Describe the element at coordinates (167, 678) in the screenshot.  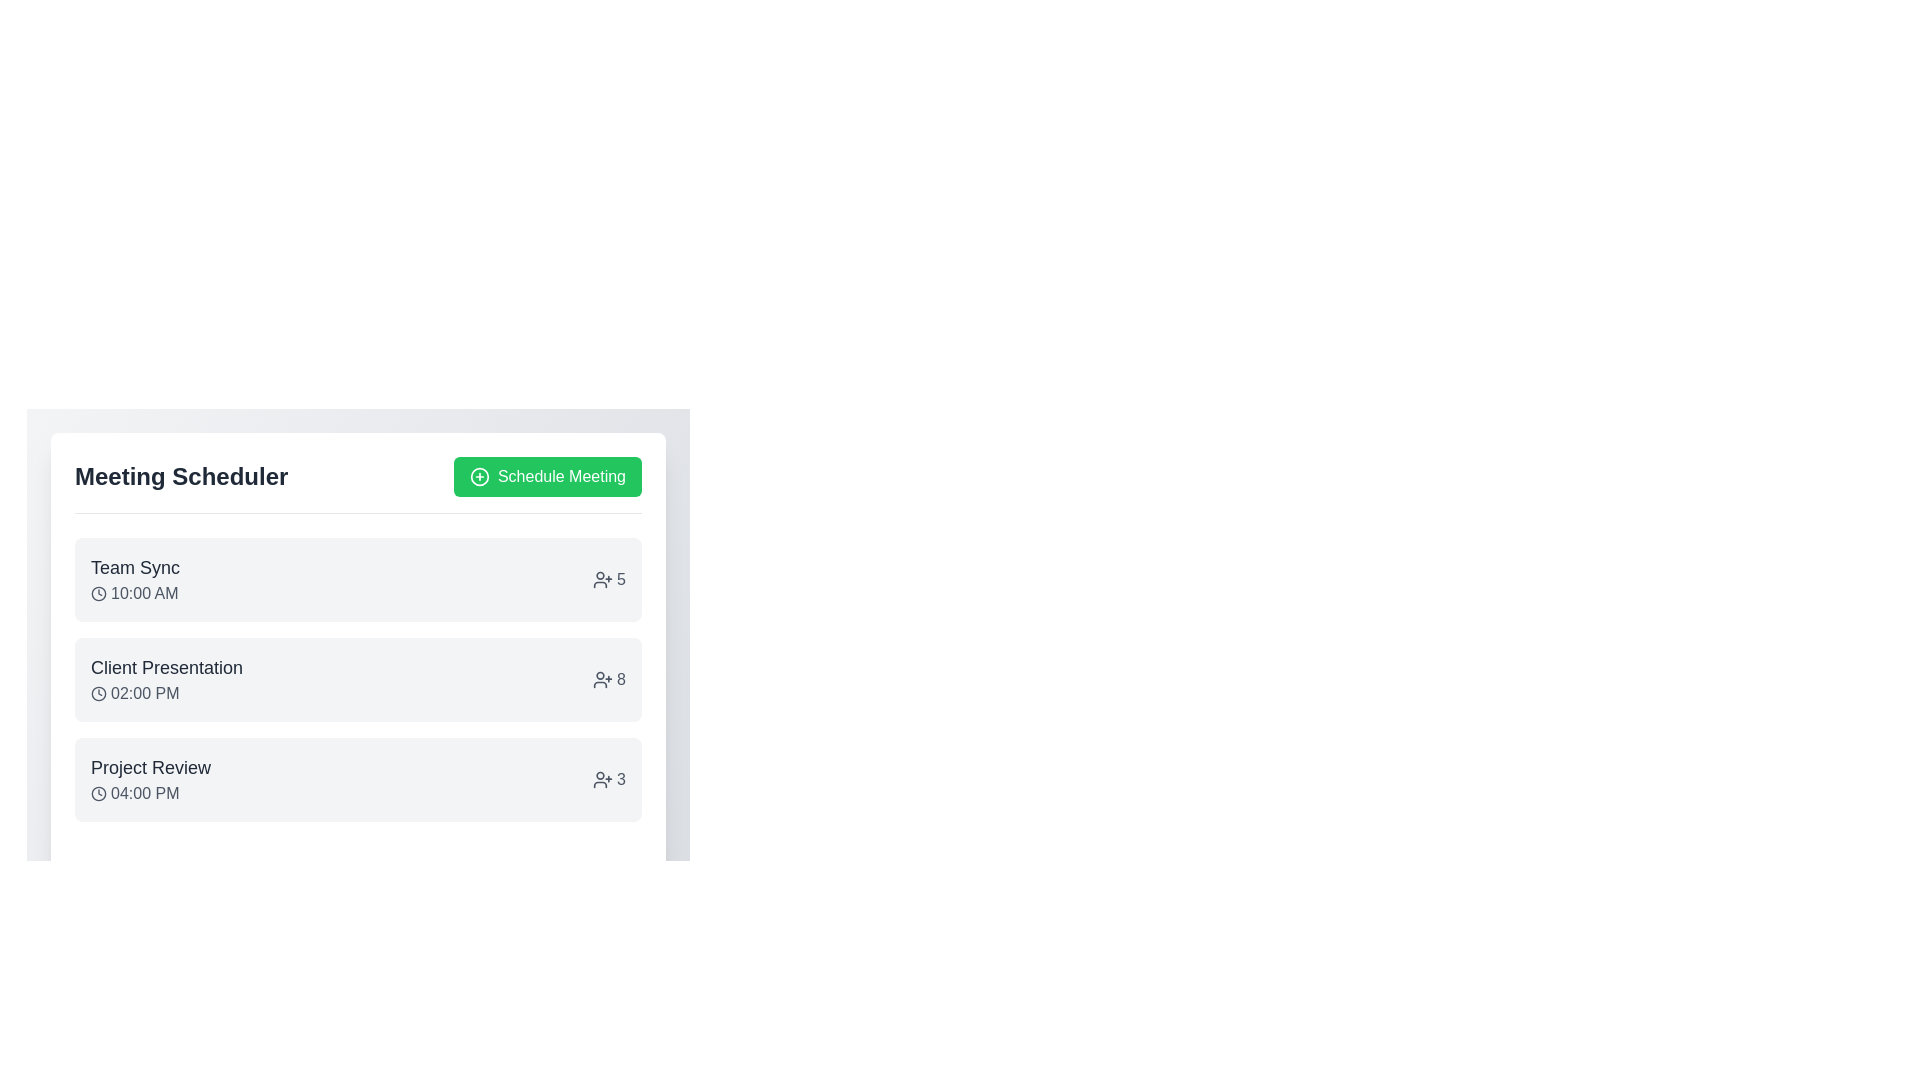
I see `the Text display for the scheduled meeting titled 'Client Presentation' at '02:00 PM', located in the second section of the meeting scheduler component` at that location.